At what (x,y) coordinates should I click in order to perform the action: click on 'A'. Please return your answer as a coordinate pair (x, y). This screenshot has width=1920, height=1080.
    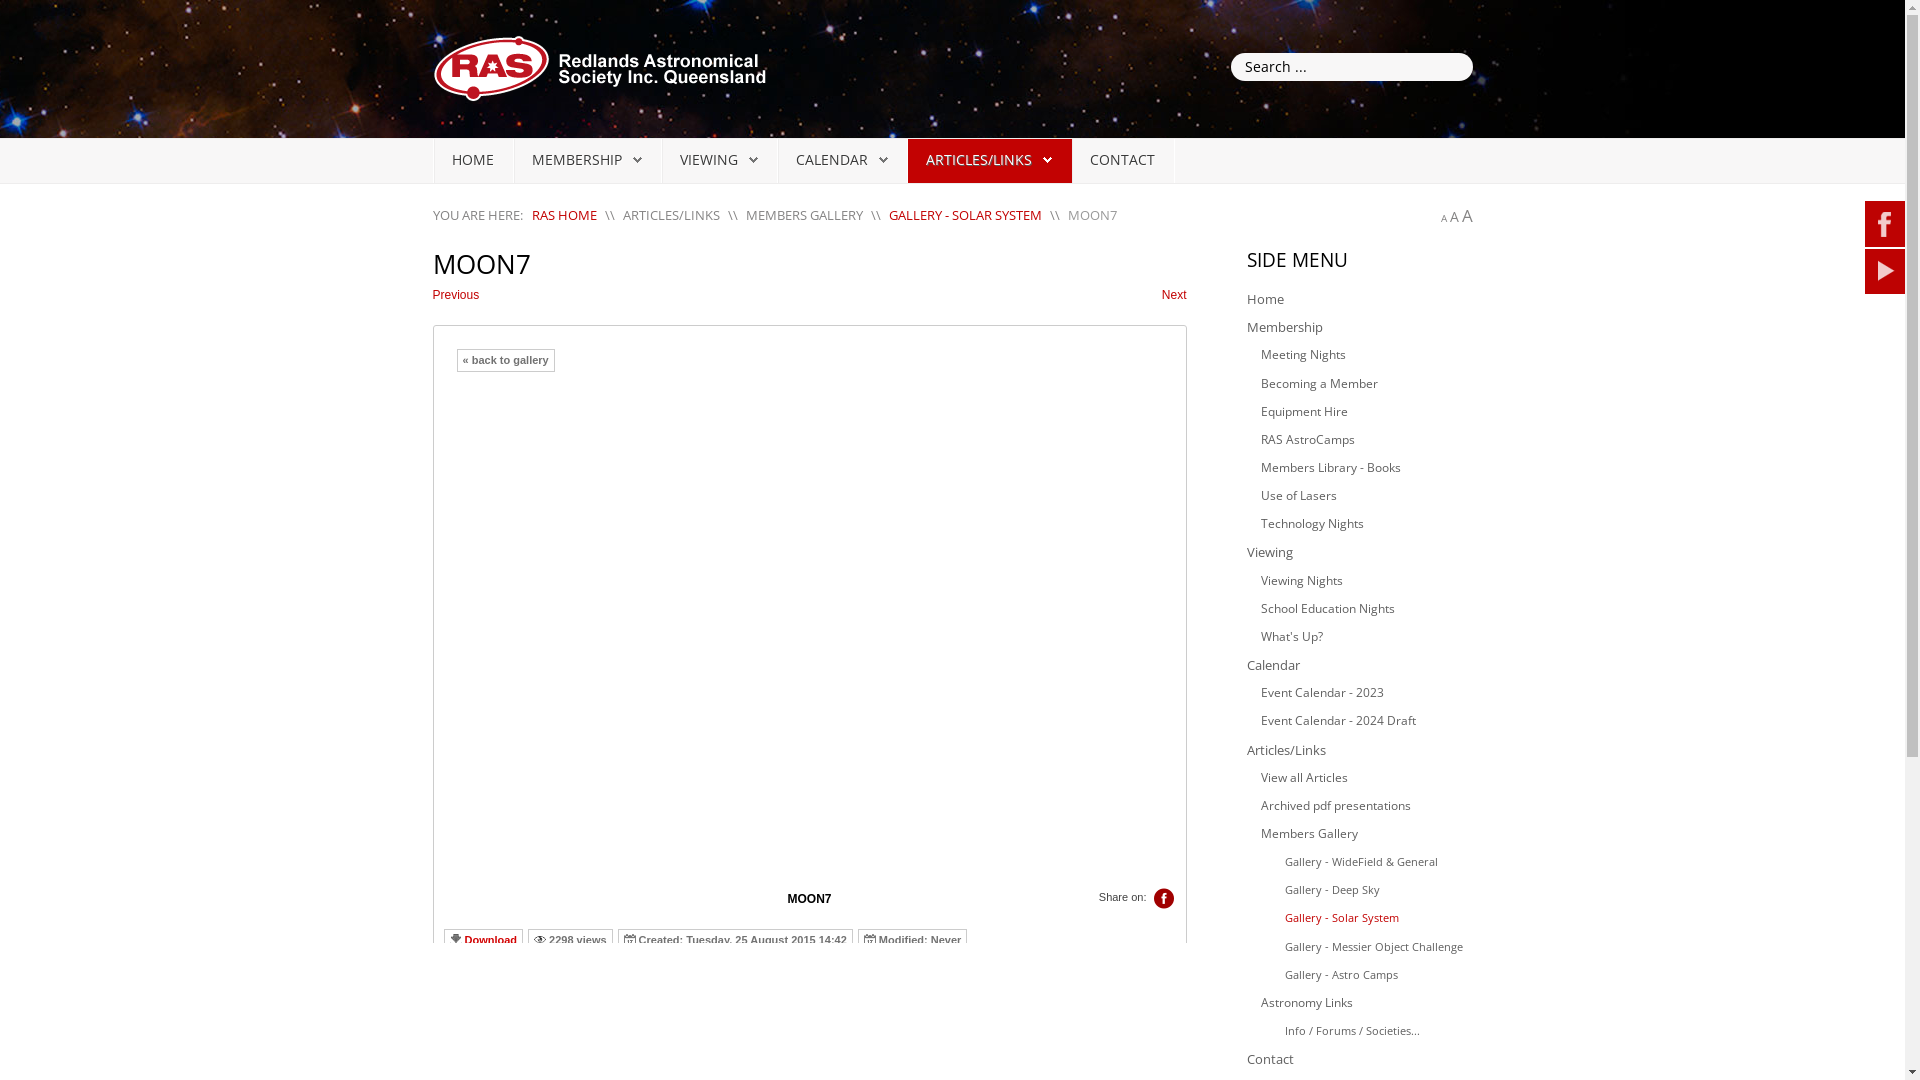
    Looking at the image, I should click on (1449, 216).